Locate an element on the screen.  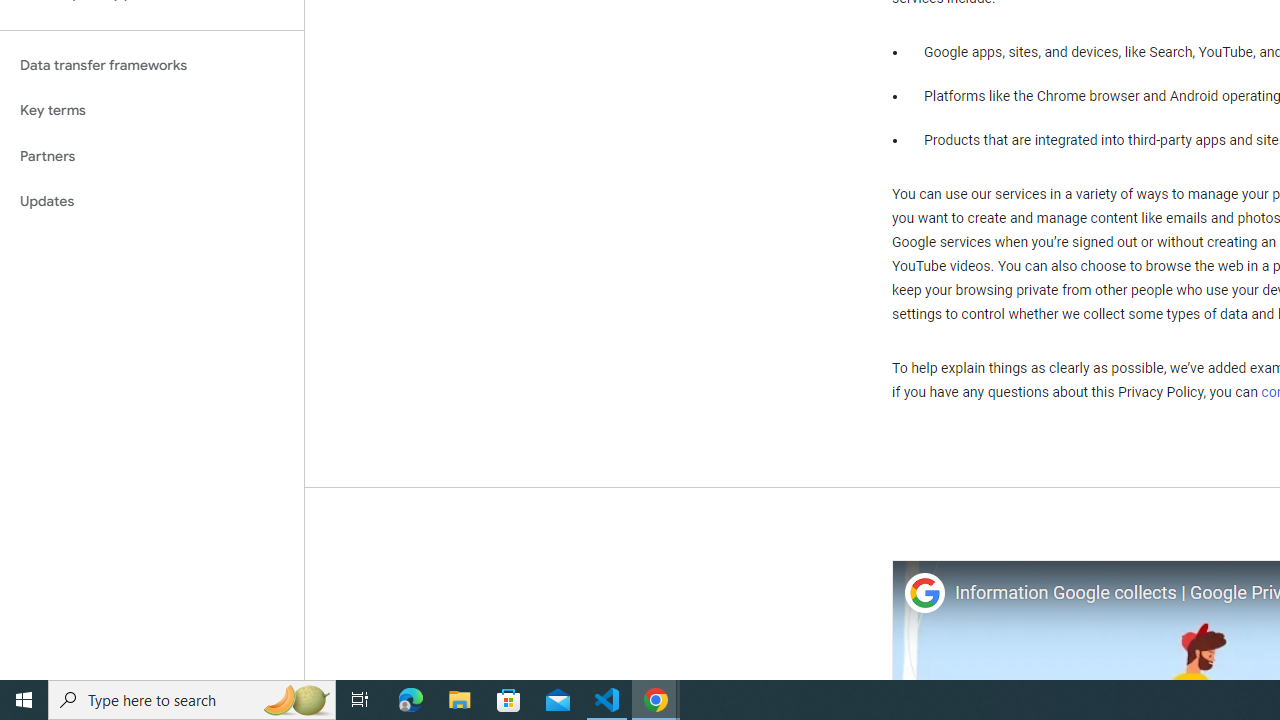
'Photo image of Google' is located at coordinates (923, 592).